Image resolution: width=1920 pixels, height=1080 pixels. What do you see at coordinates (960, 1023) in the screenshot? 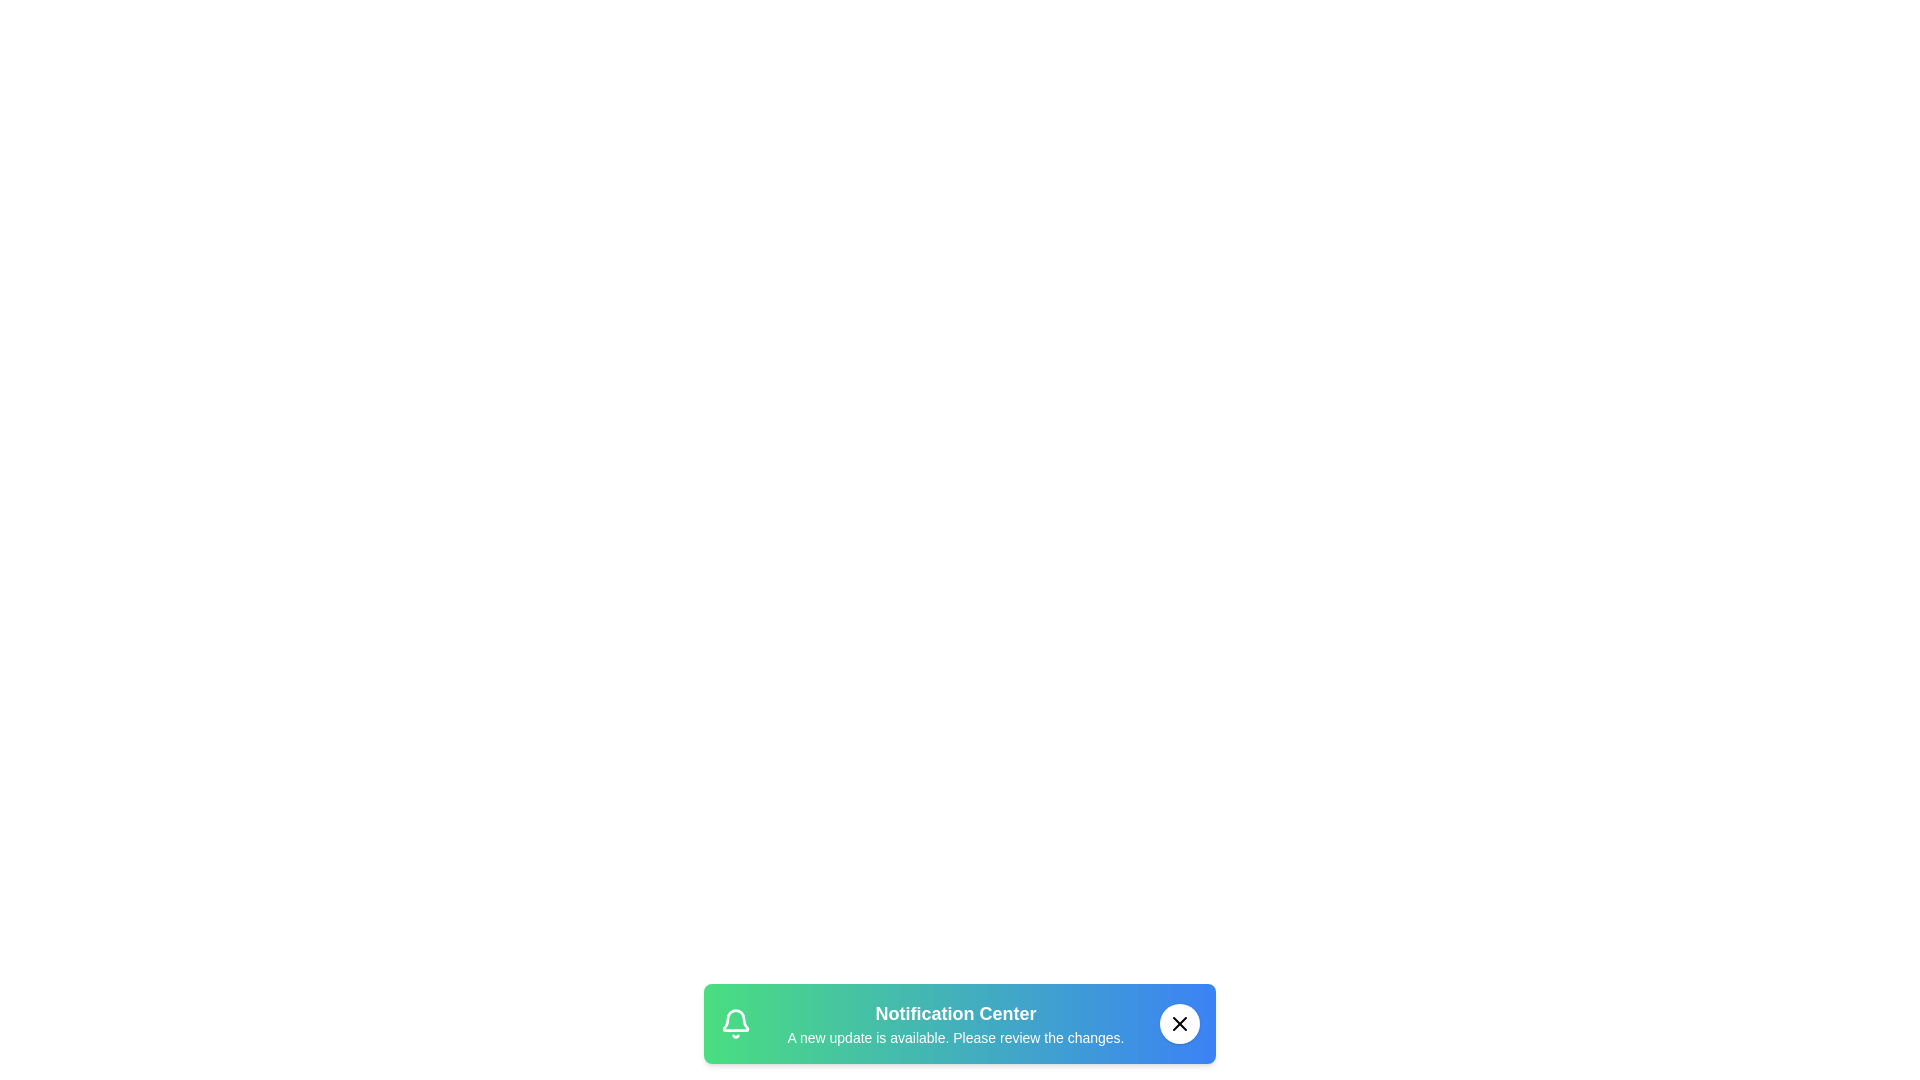
I see `the snackbar area to focus on it` at bounding box center [960, 1023].